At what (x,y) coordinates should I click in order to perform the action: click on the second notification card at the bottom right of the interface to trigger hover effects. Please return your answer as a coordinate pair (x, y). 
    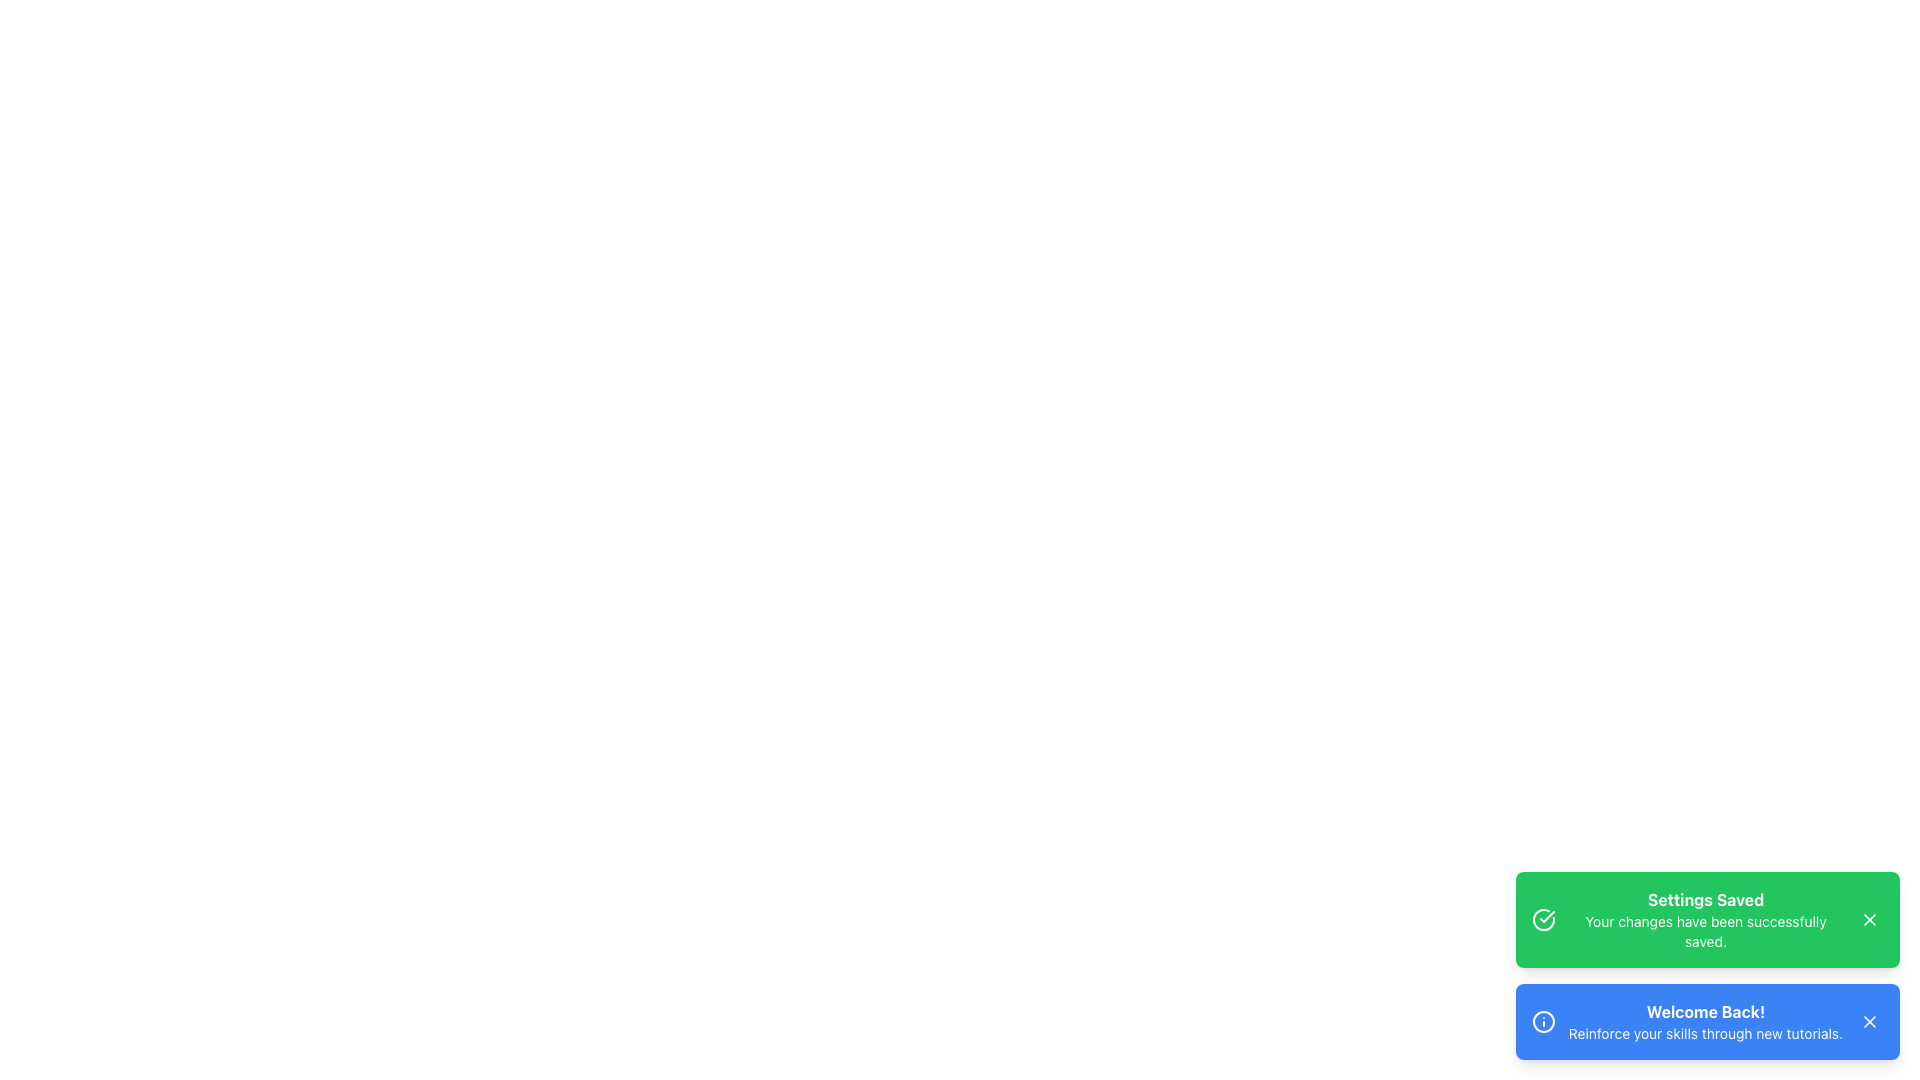
    Looking at the image, I should click on (1707, 1022).